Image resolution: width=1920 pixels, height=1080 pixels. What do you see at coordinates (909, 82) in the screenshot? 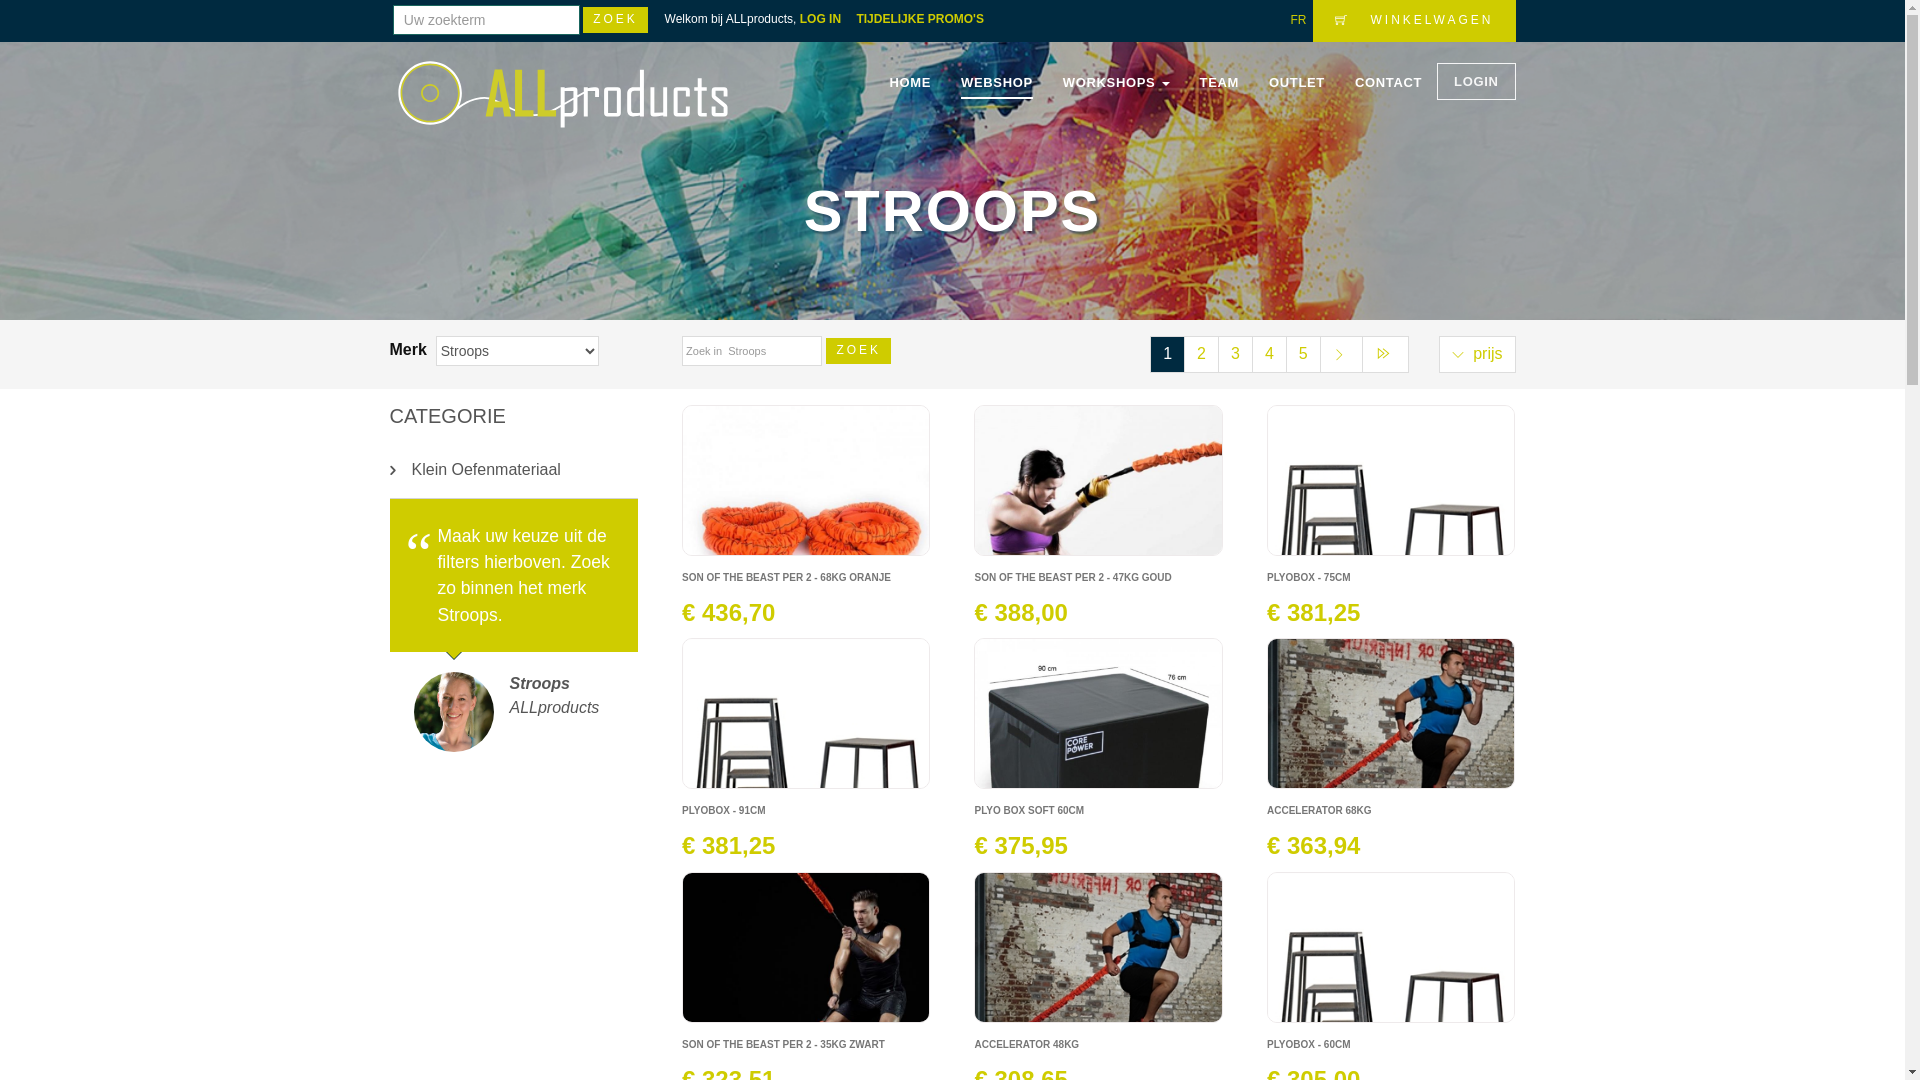
I see `'HOME'` at bounding box center [909, 82].